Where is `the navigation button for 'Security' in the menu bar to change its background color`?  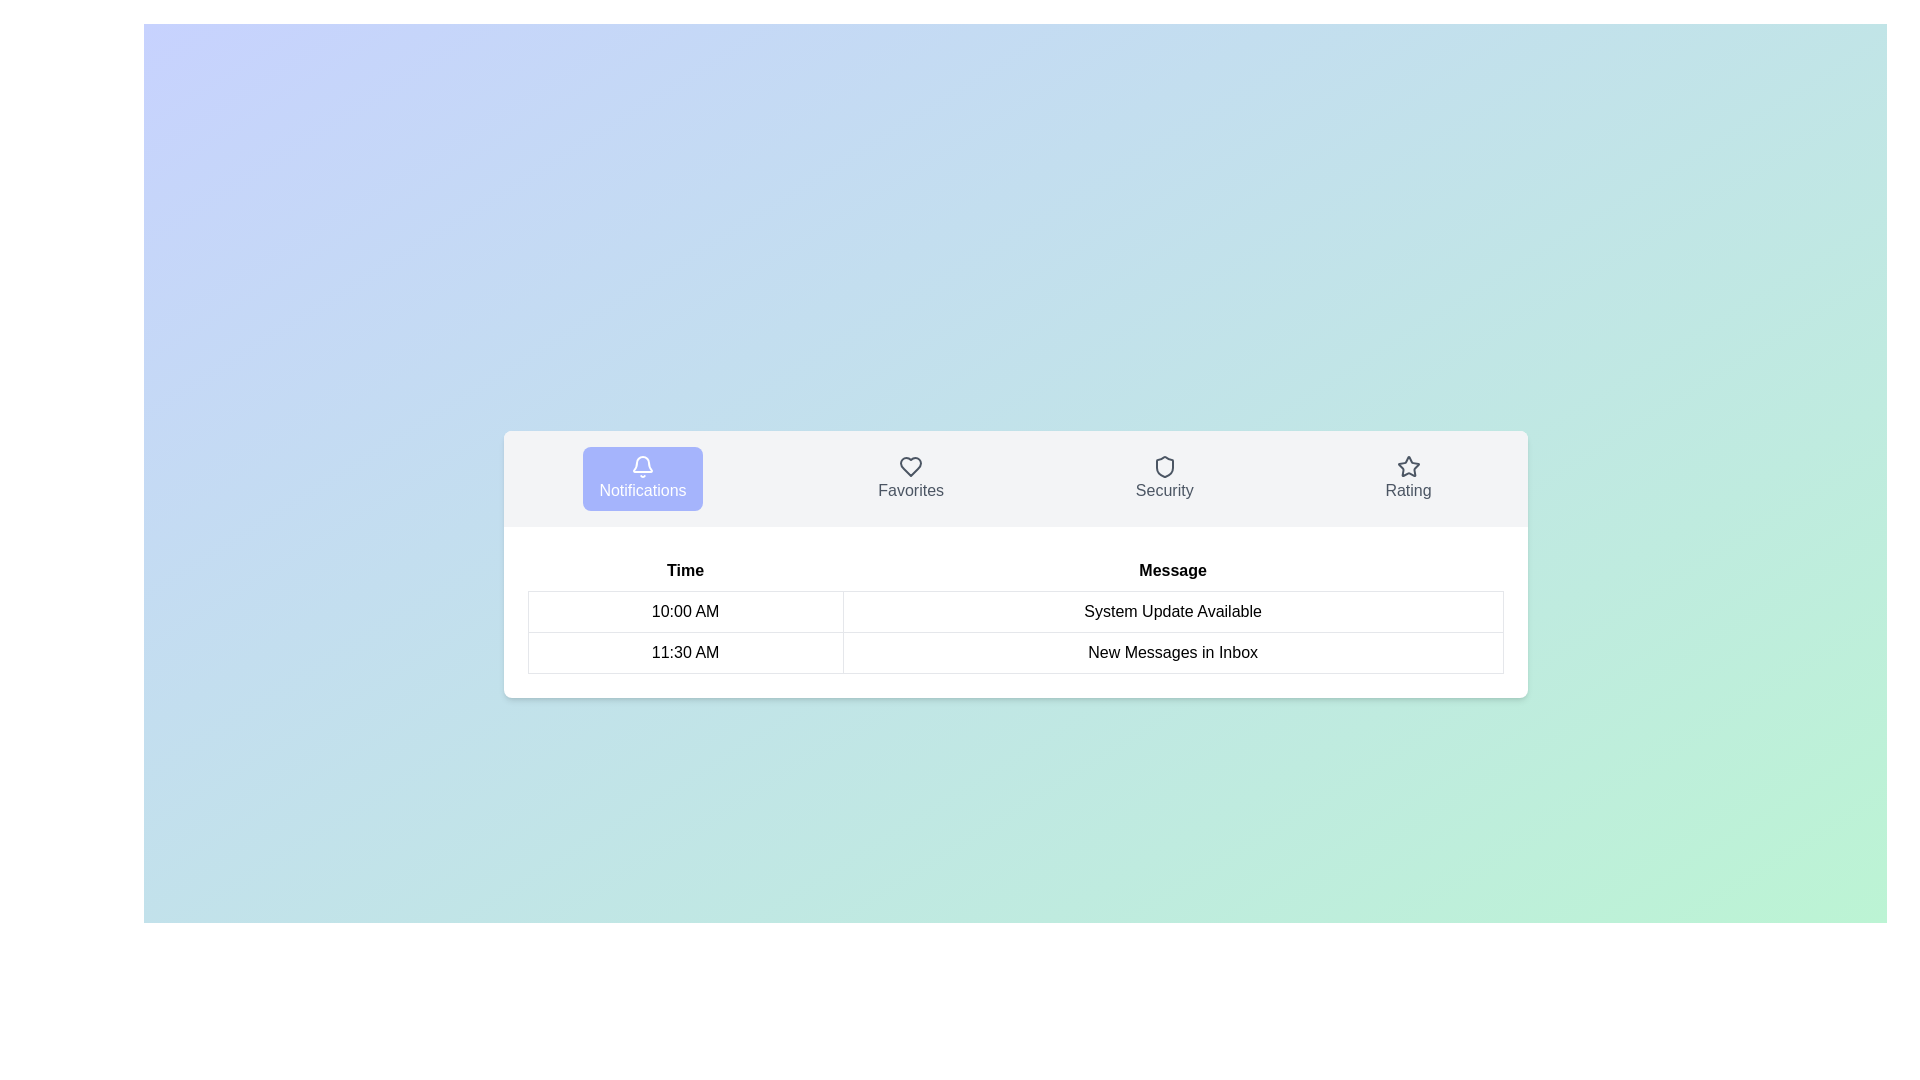 the navigation button for 'Security' in the menu bar to change its background color is located at coordinates (1164, 478).